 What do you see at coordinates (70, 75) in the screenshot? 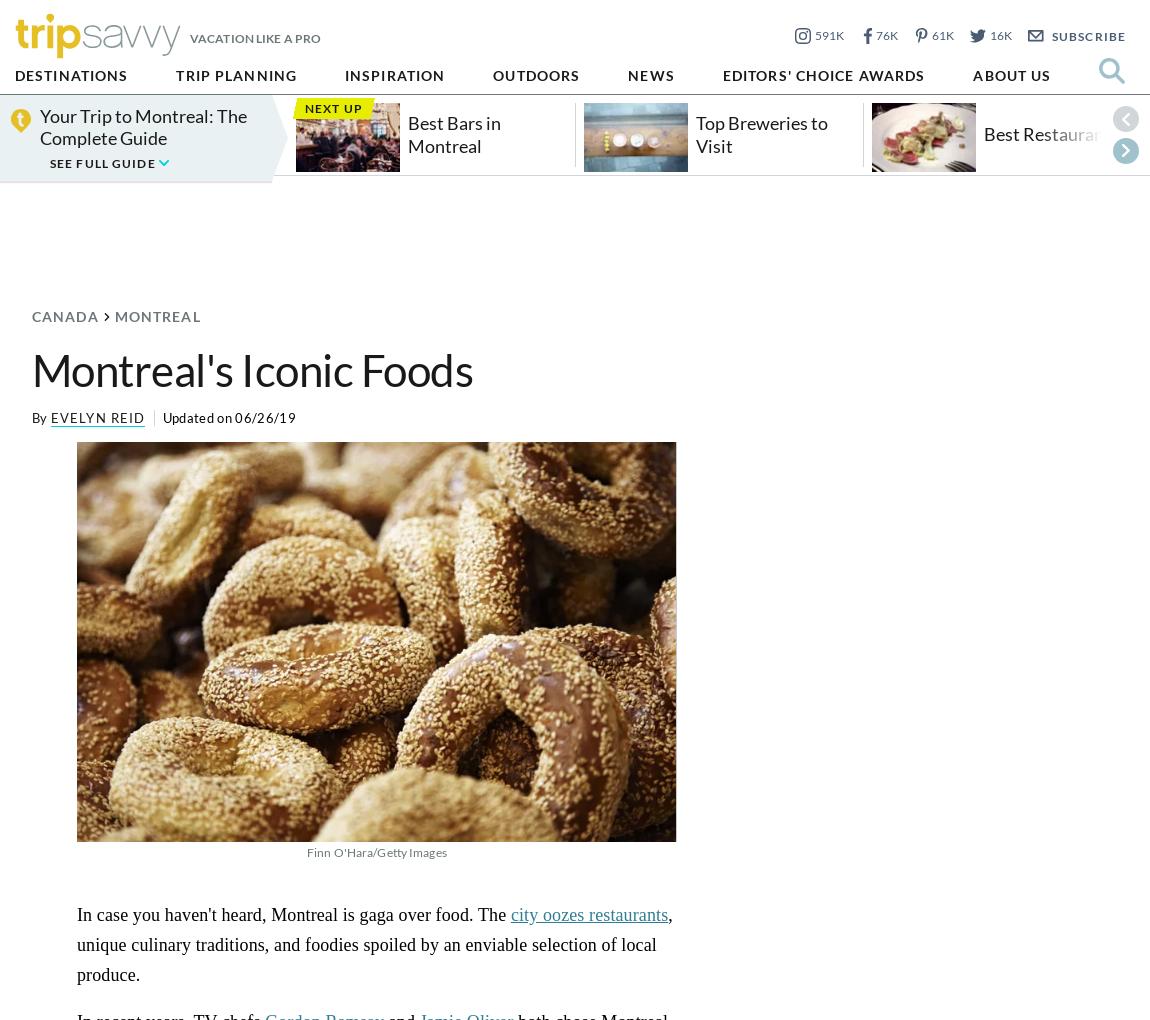
I see `'Destinations'` at bounding box center [70, 75].